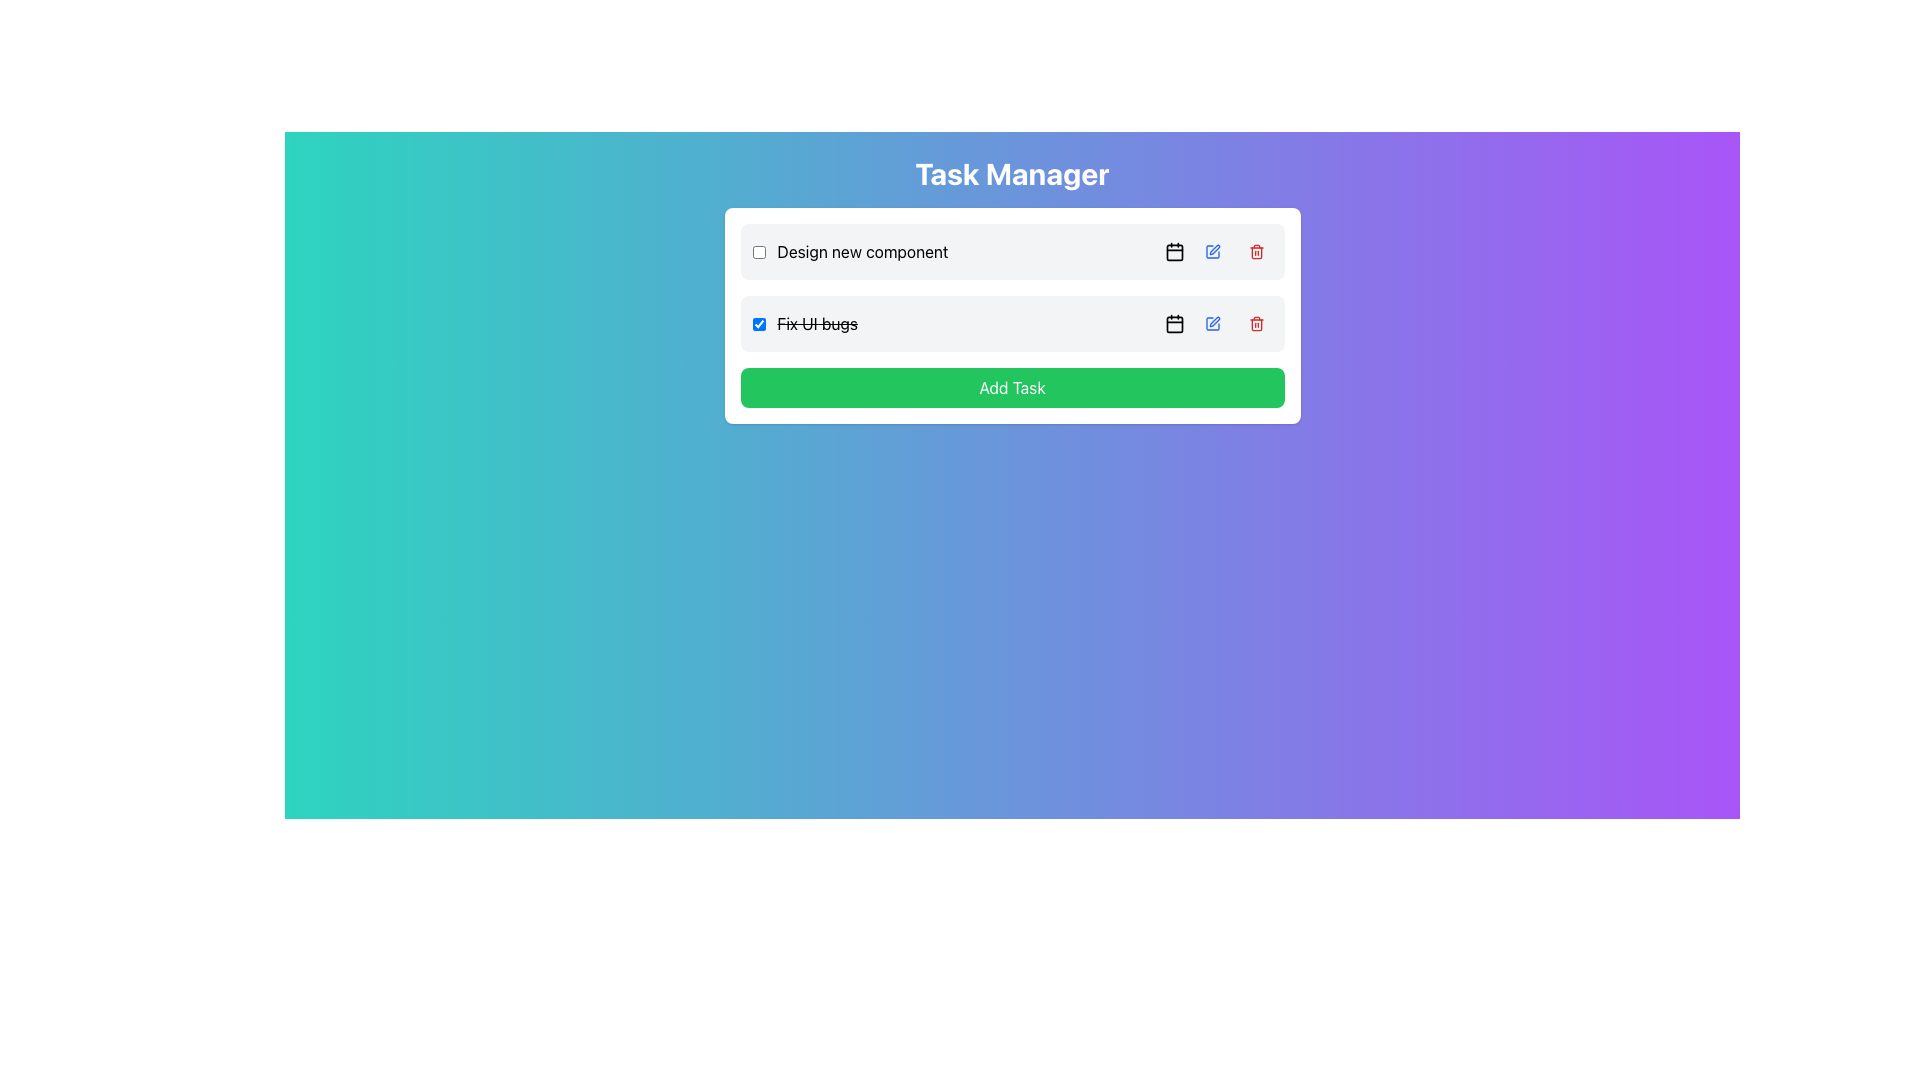  What do you see at coordinates (850, 250) in the screenshot?
I see `the text label displaying 'Design new component', which is styled with black text on a white background and is positioned next to a checkbox in a task manager` at bounding box center [850, 250].